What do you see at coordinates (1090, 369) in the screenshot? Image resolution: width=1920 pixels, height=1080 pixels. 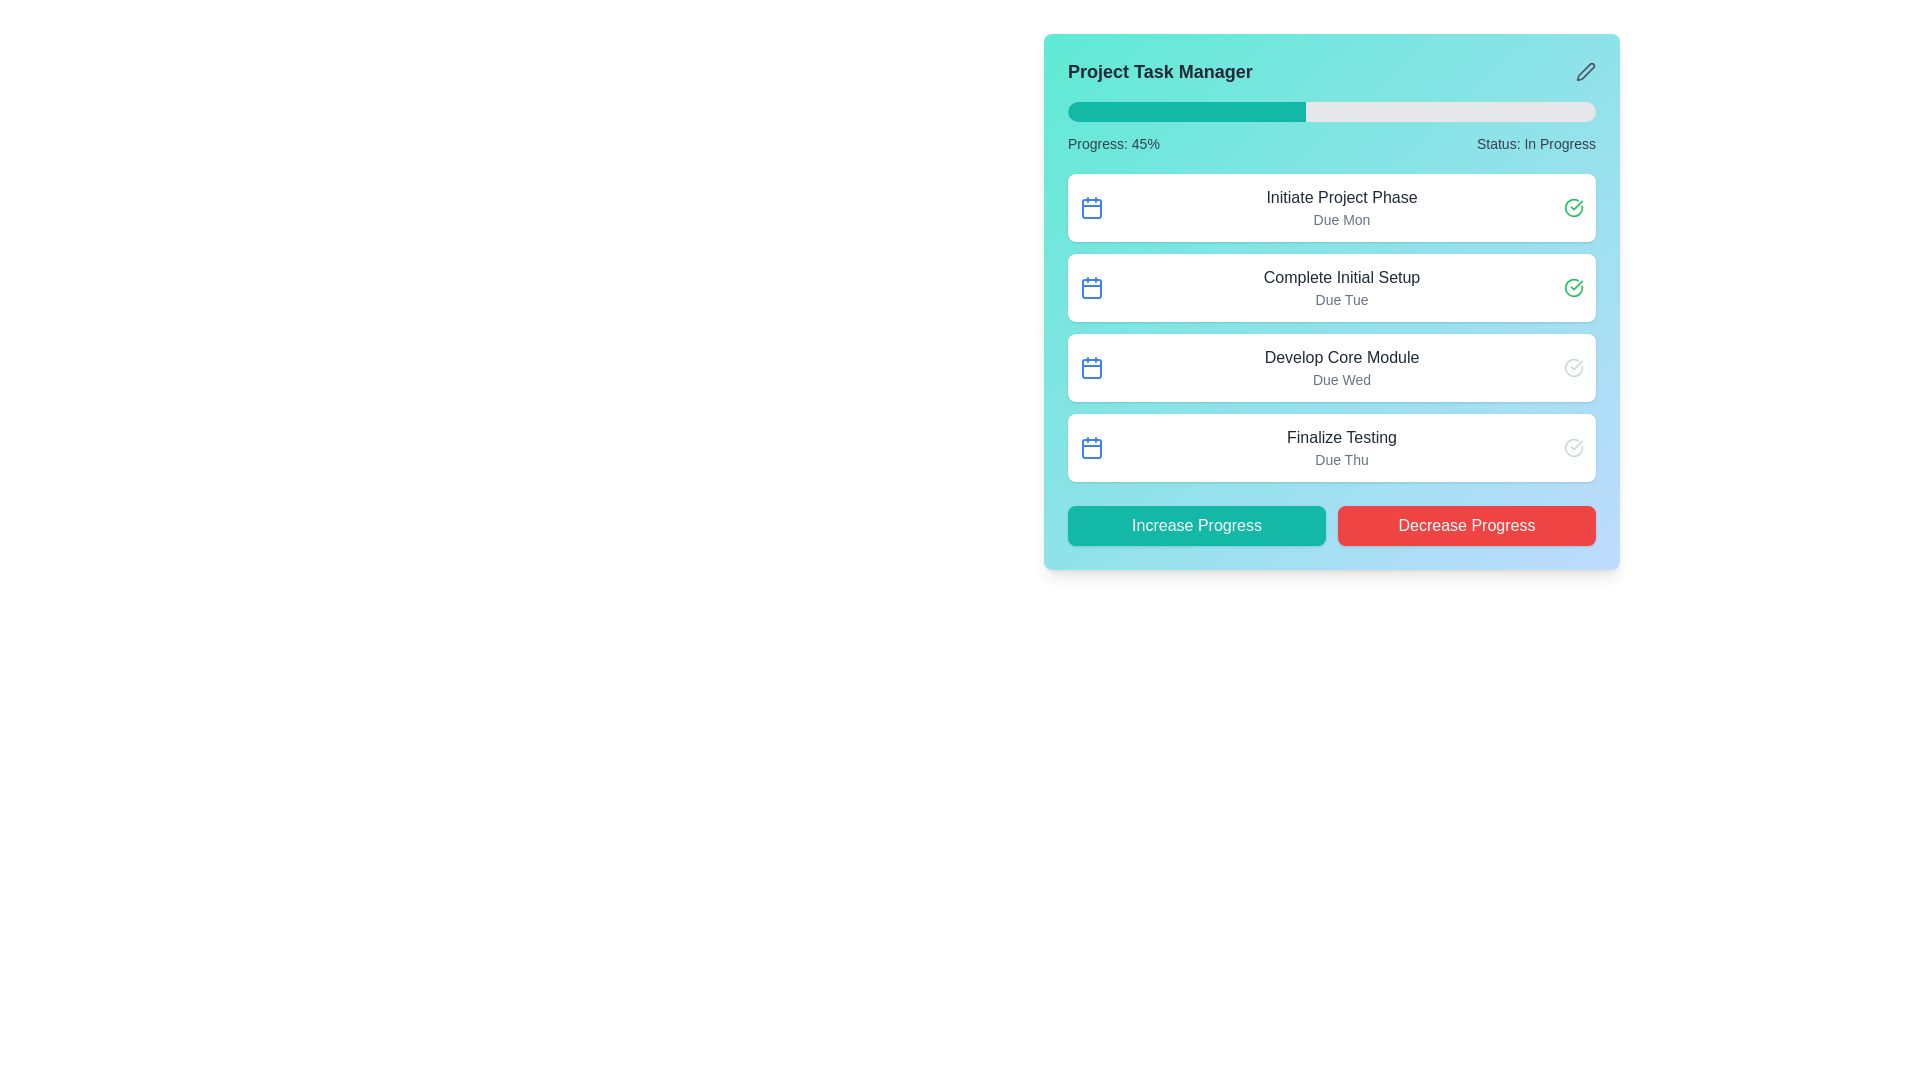 I see `the red rounded rectangle SVG element that represents a date box inside the calendar icon for the 'Develop Core Module' list item in the task management interface` at bounding box center [1090, 369].